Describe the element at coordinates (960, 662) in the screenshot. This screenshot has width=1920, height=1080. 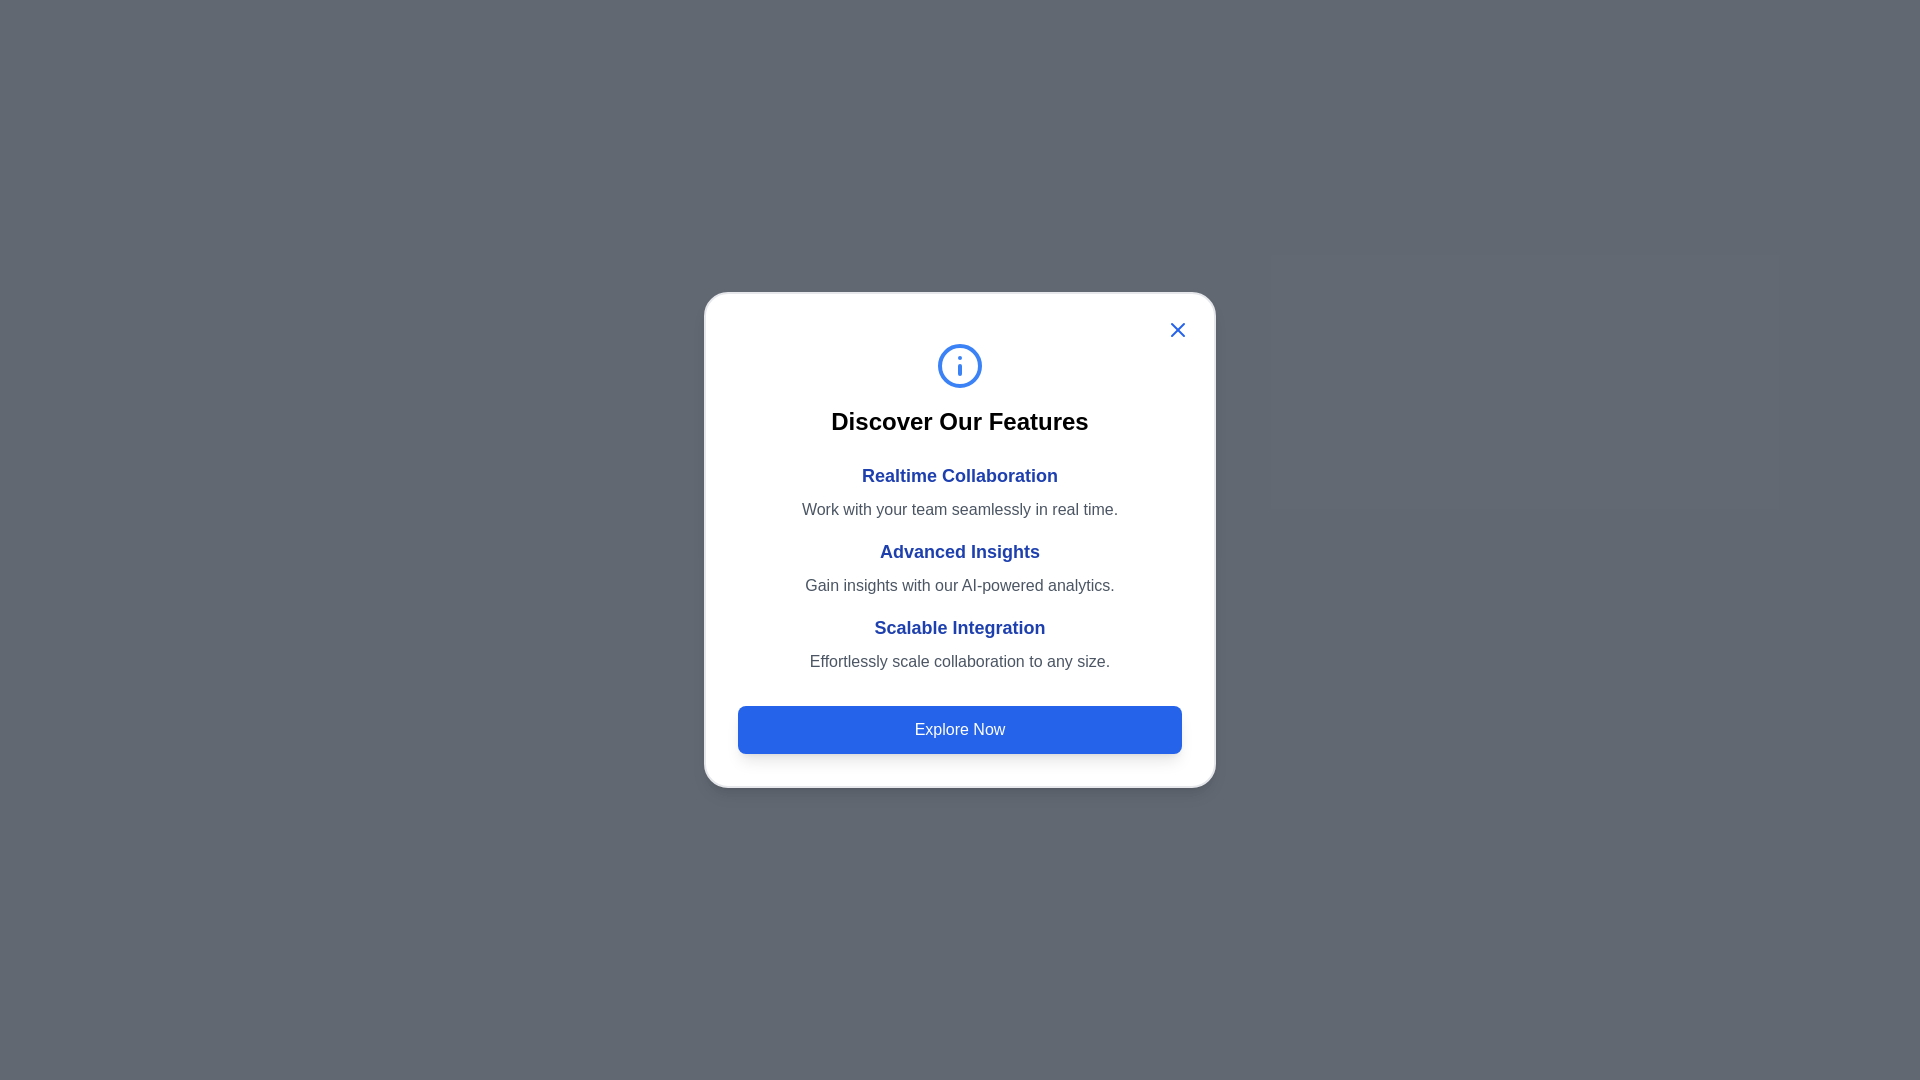
I see `the static text element that displays 'Effortlessly scale collaboration to any size.', located below the heading 'Scalable Integration' in the modal window` at that location.